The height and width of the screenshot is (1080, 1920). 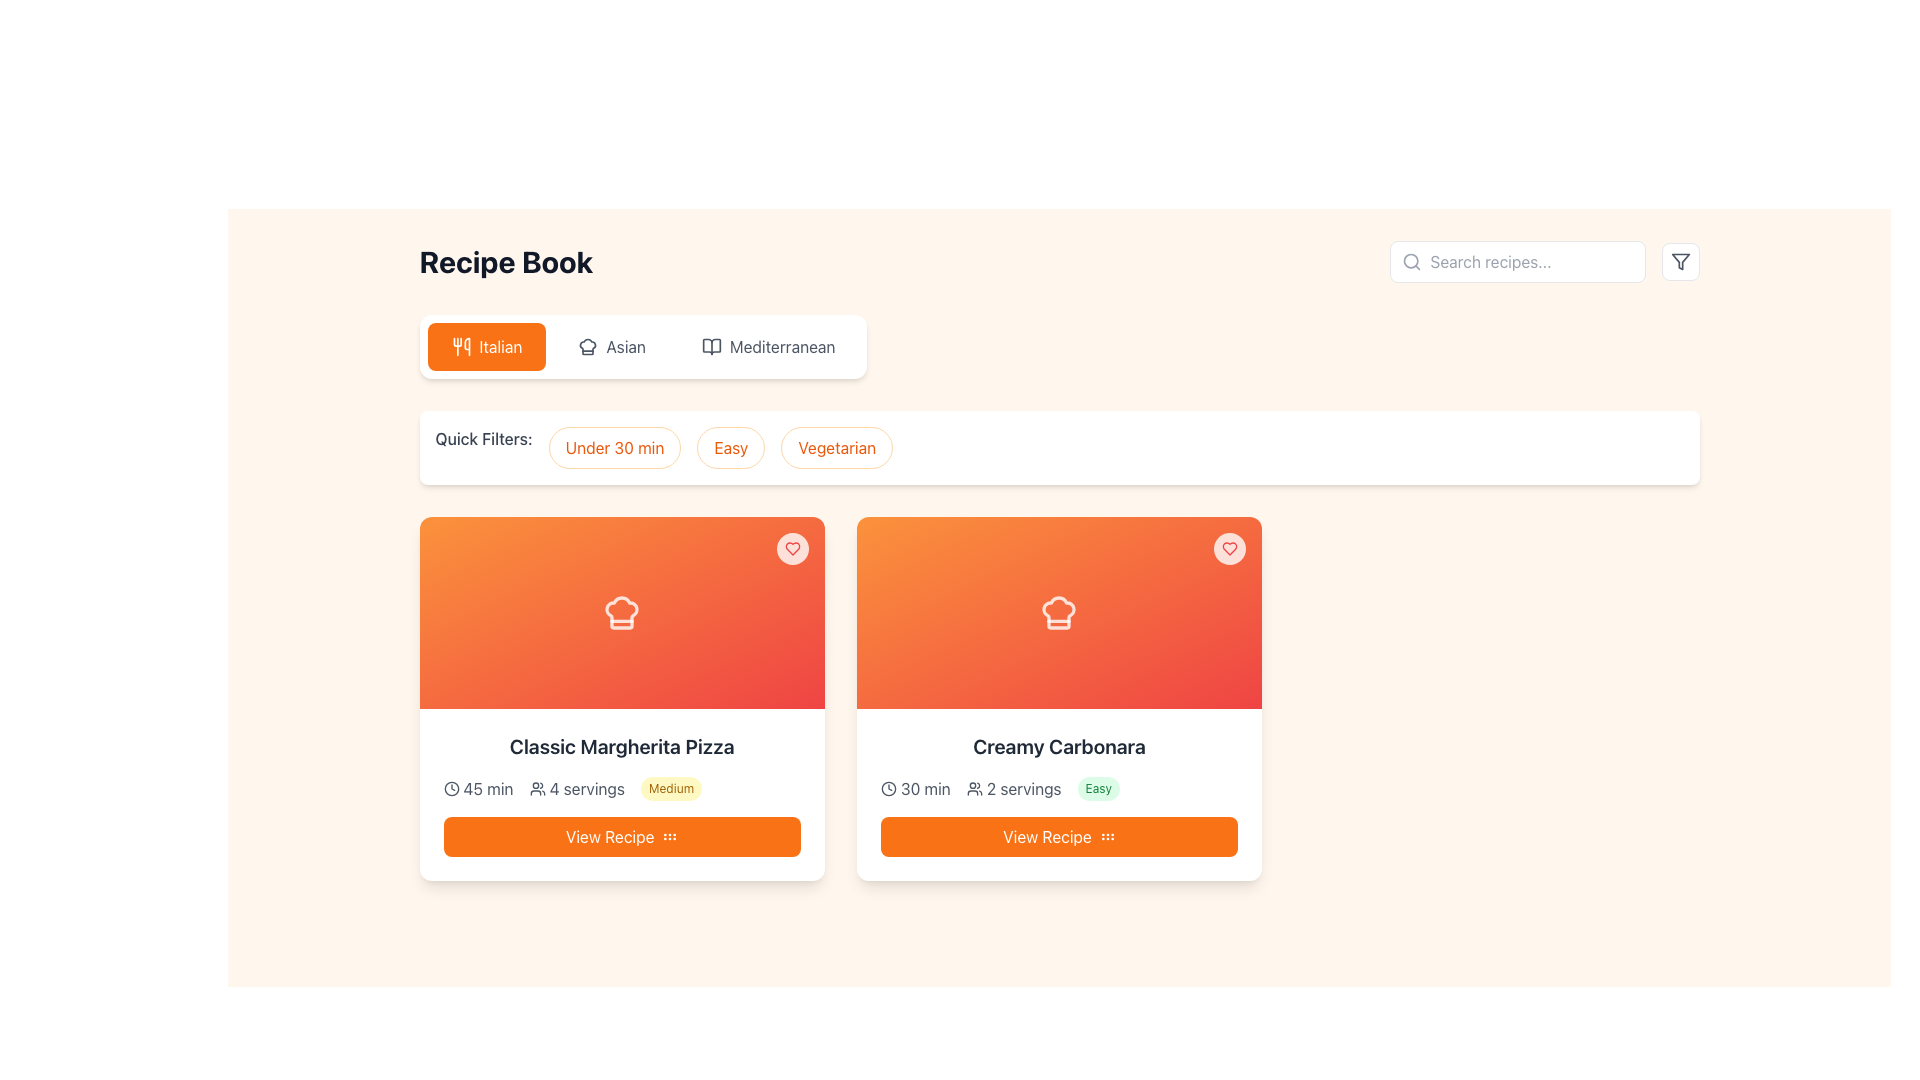 What do you see at coordinates (1229, 548) in the screenshot?
I see `the circular button with a white background and a red heart icon located in the top-right corner of the 'Creamy Carbonara' recipe card` at bounding box center [1229, 548].